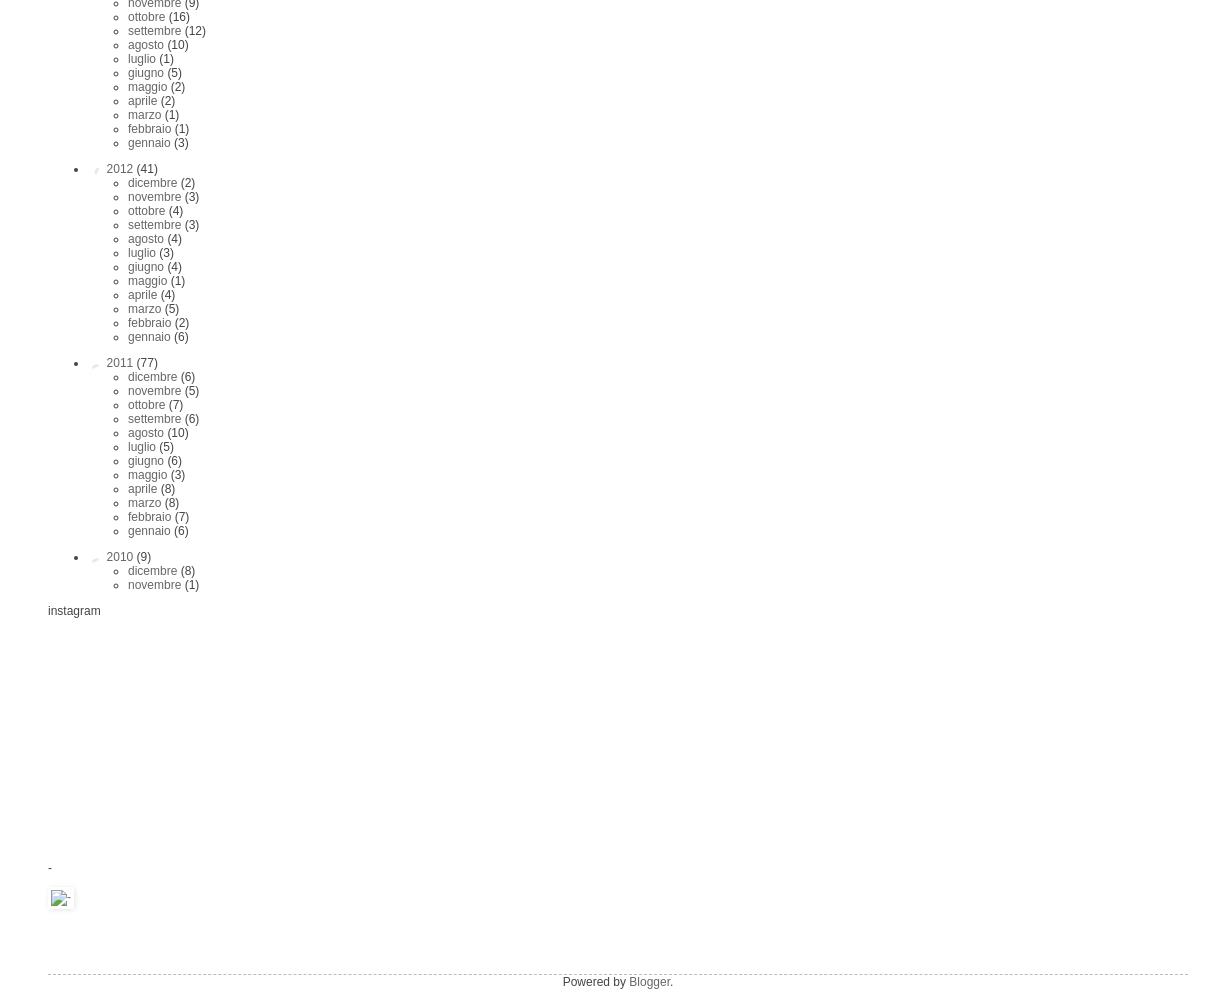  I want to click on '(9)', so click(143, 554).